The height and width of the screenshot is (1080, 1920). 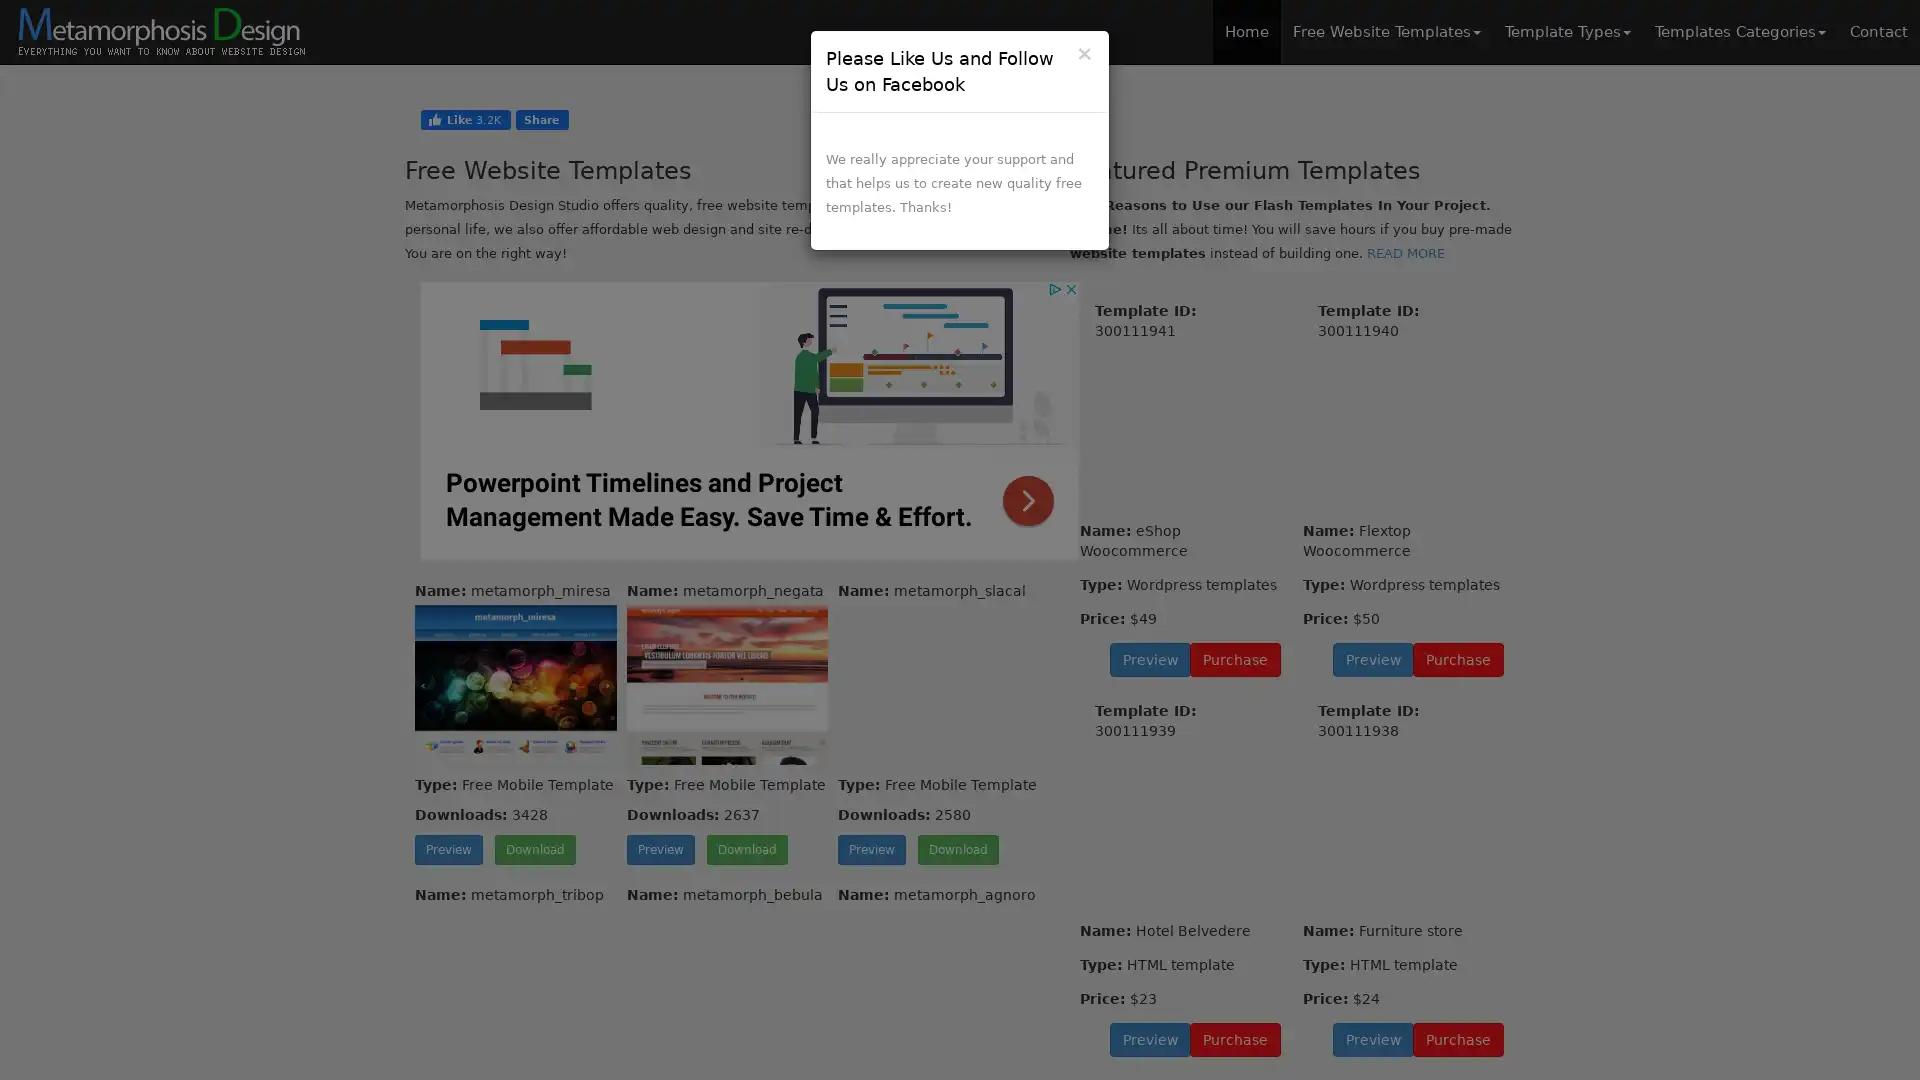 I want to click on Preview, so click(x=1150, y=1039).